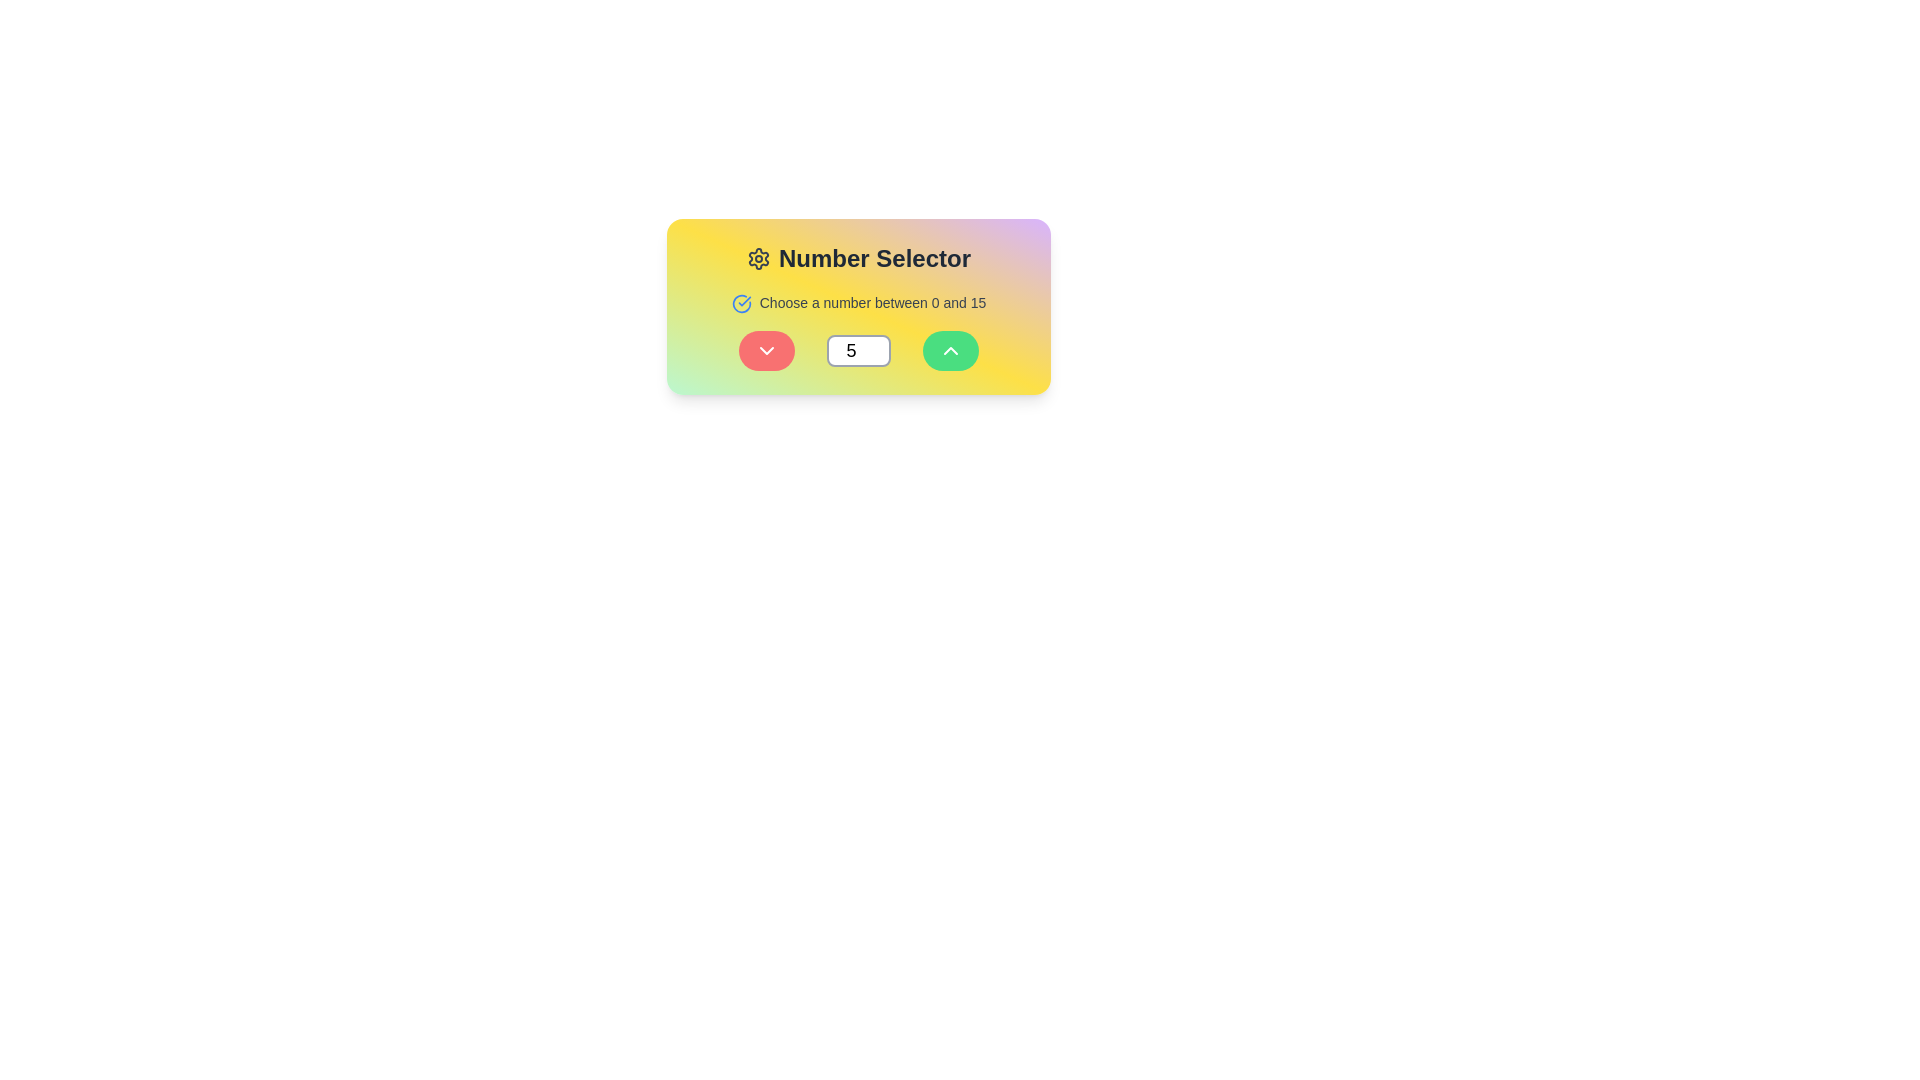  Describe the element at coordinates (859, 350) in the screenshot. I see `the numeric input field, which allows users to select or edit a number between 0 and 15` at that location.